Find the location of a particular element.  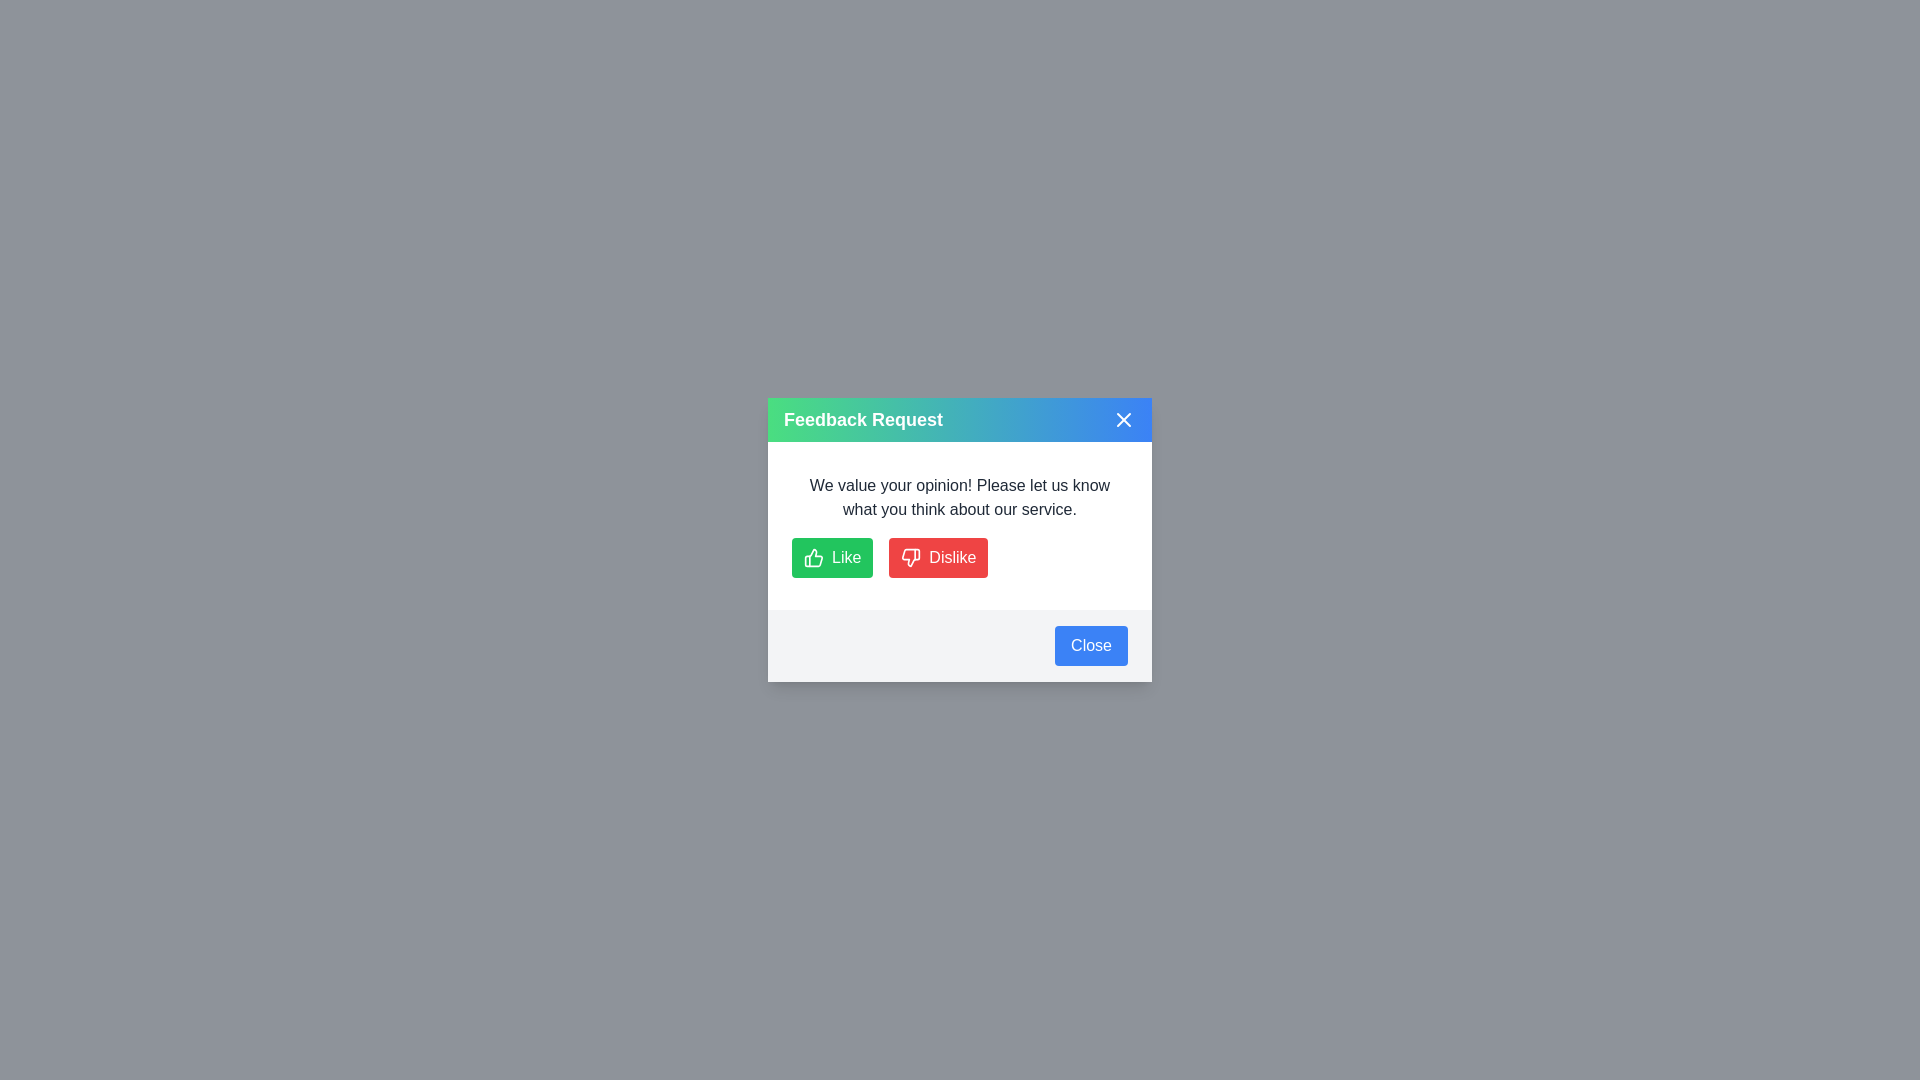

the 'Like' button to express positive feedback is located at coordinates (831, 558).